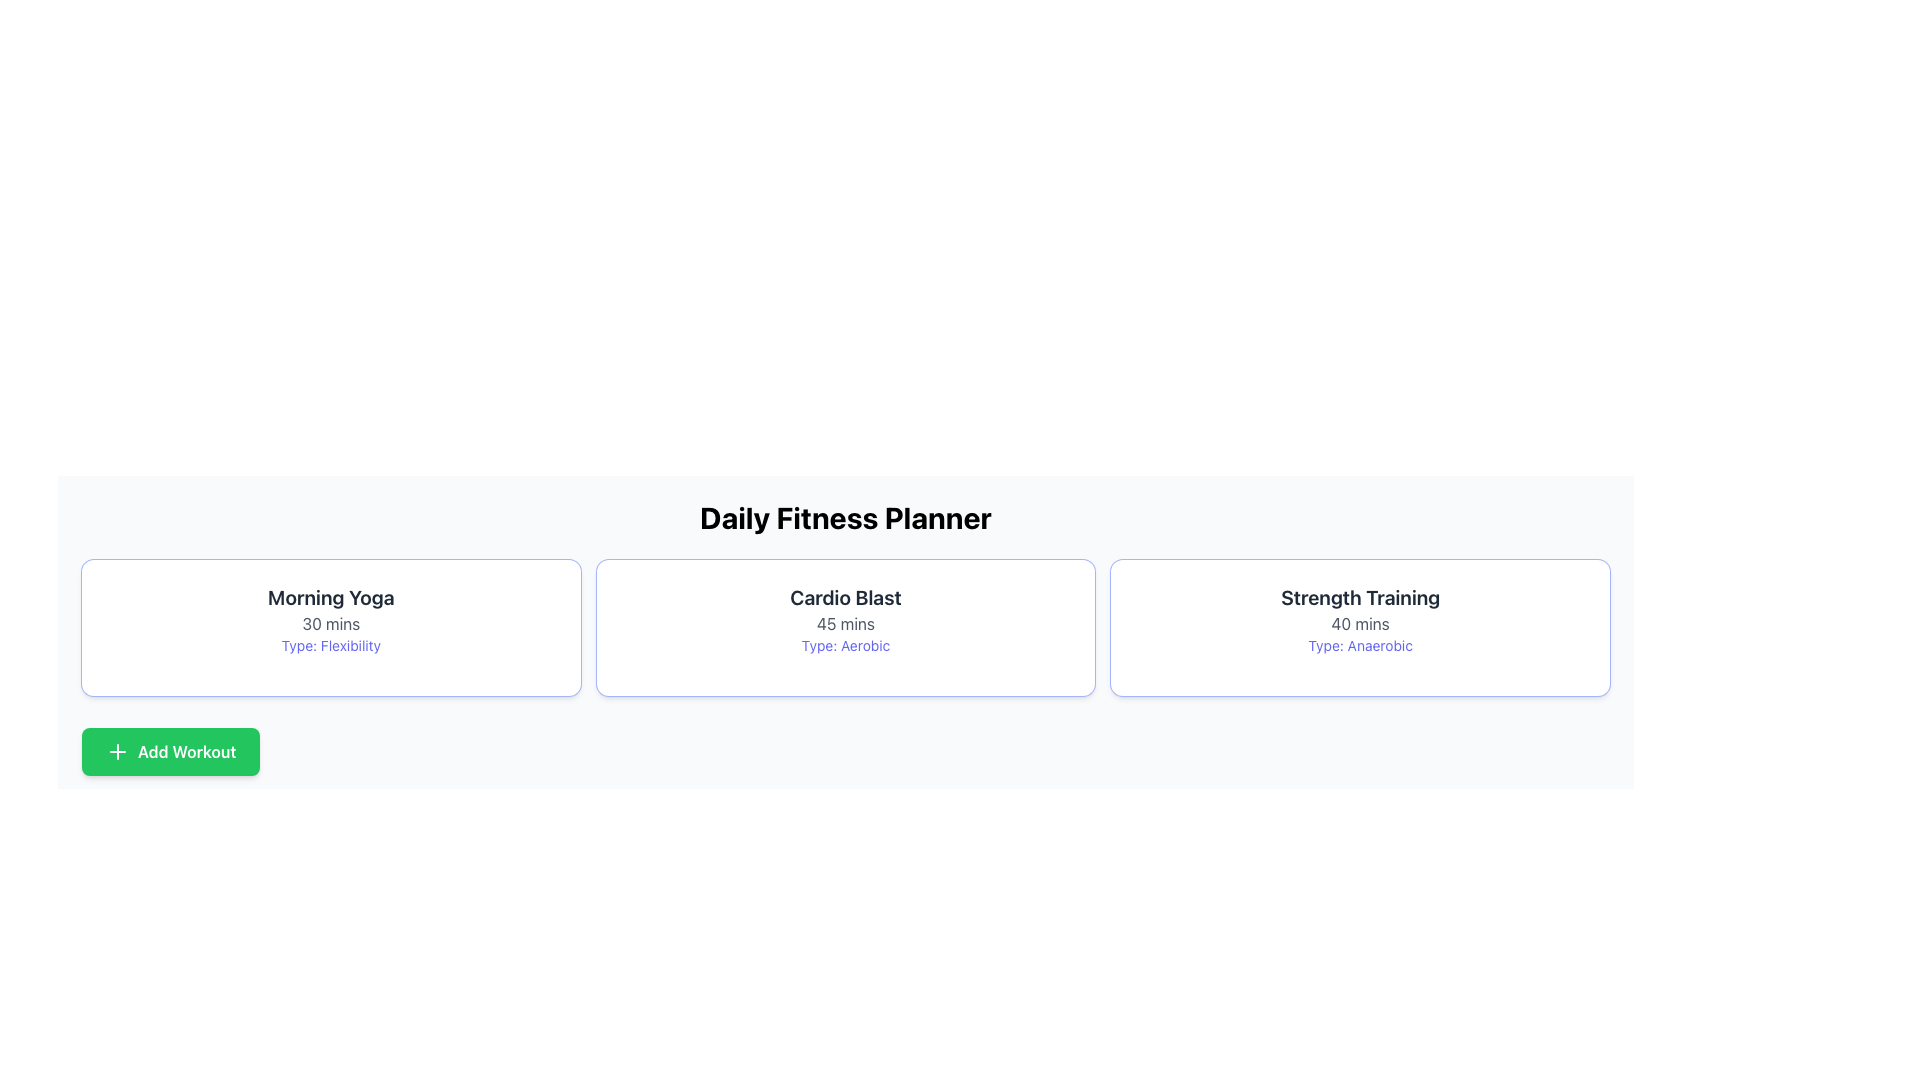  What do you see at coordinates (331, 596) in the screenshot?
I see `the title text element displaying 'Morning Yoga', which is located at the top-center of the first card in the schedule or planner interface` at bounding box center [331, 596].